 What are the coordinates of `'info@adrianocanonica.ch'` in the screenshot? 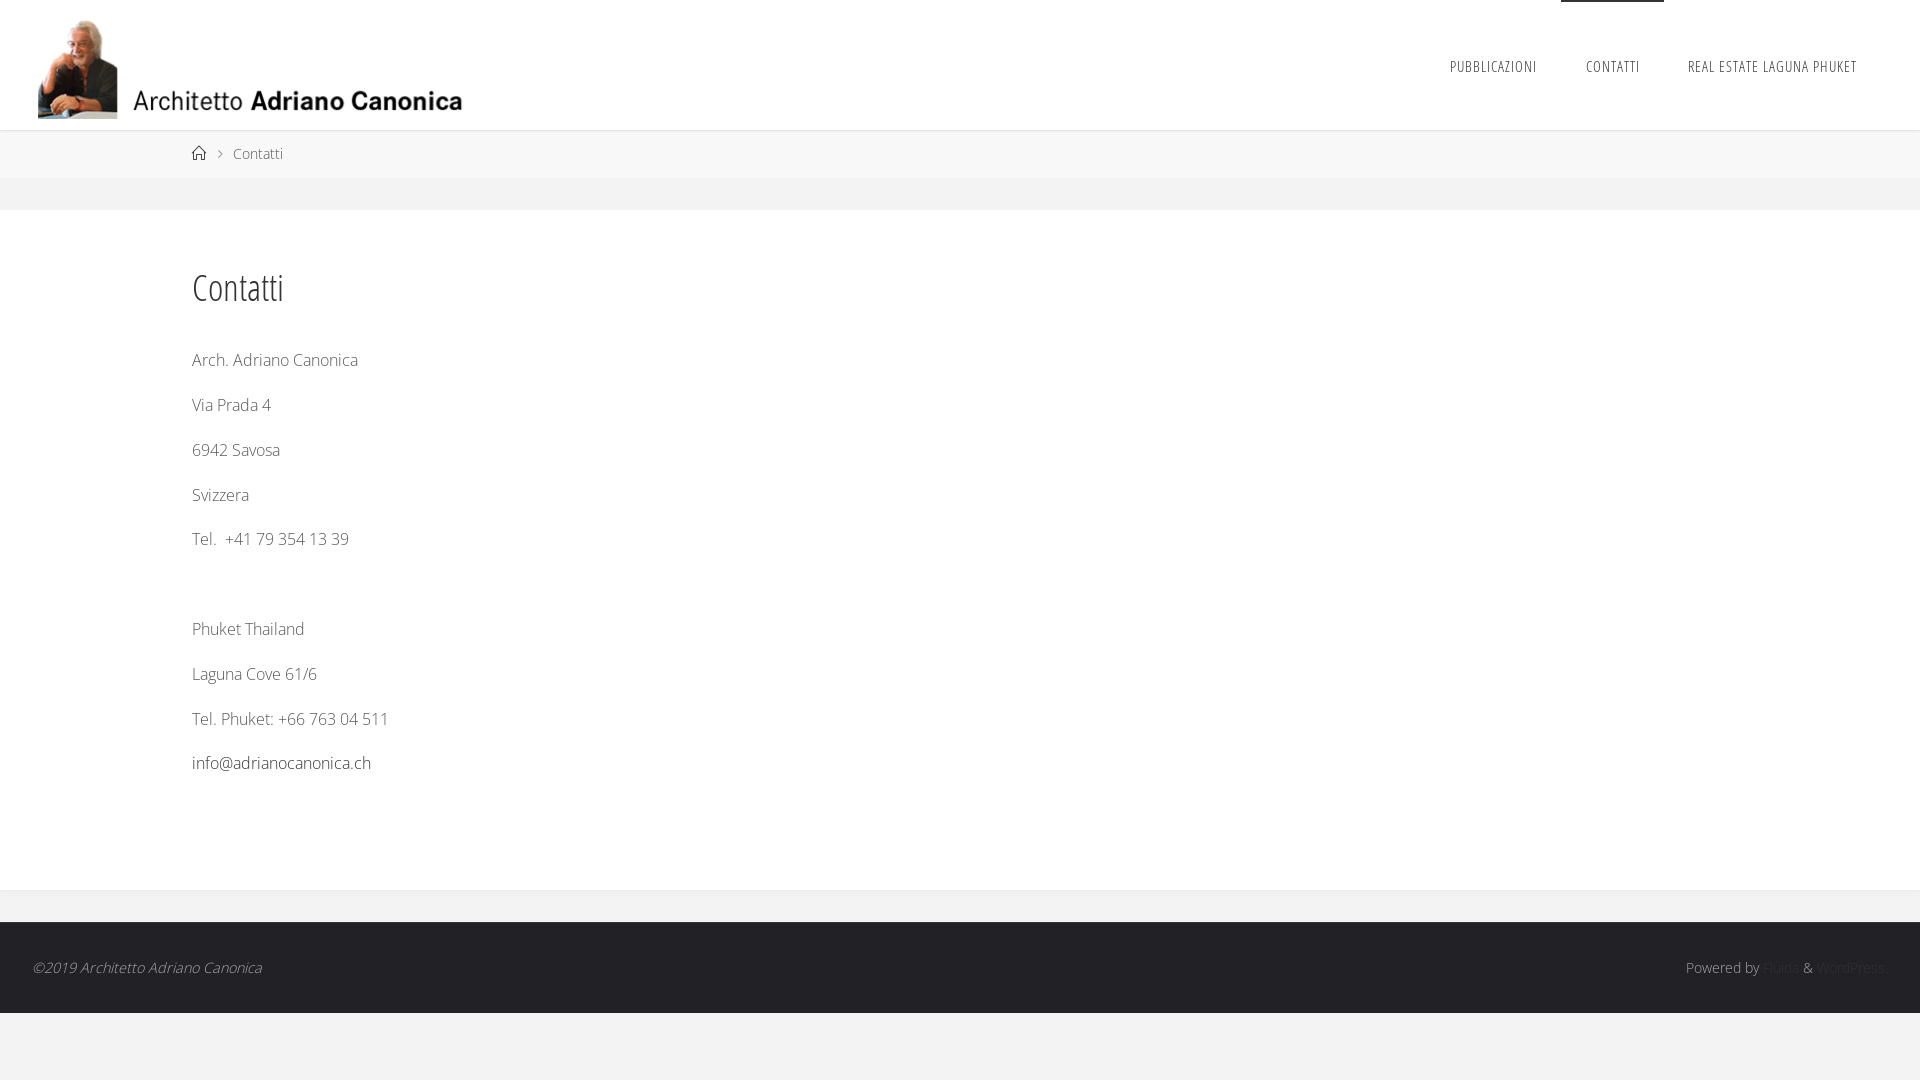 It's located at (280, 763).